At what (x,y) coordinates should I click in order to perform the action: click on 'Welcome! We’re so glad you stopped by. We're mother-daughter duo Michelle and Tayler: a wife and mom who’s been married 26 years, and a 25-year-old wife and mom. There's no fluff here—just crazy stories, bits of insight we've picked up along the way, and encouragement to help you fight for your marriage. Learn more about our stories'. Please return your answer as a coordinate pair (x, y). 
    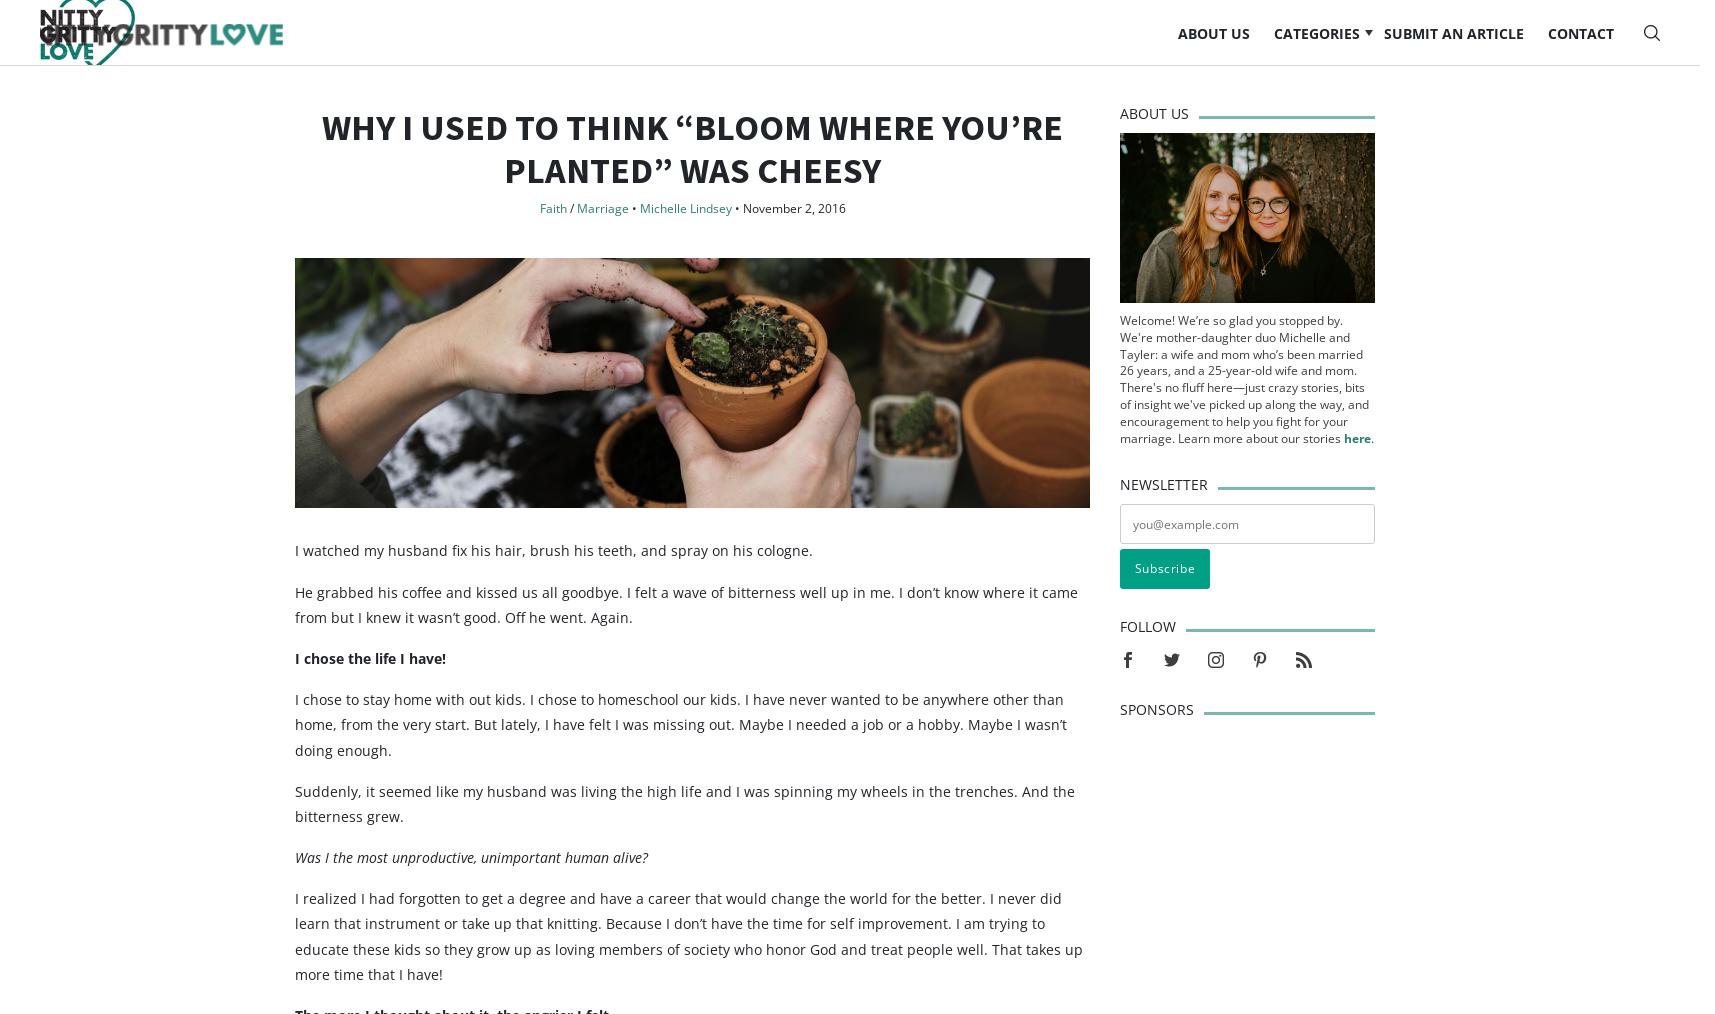
    Looking at the image, I should click on (1243, 416).